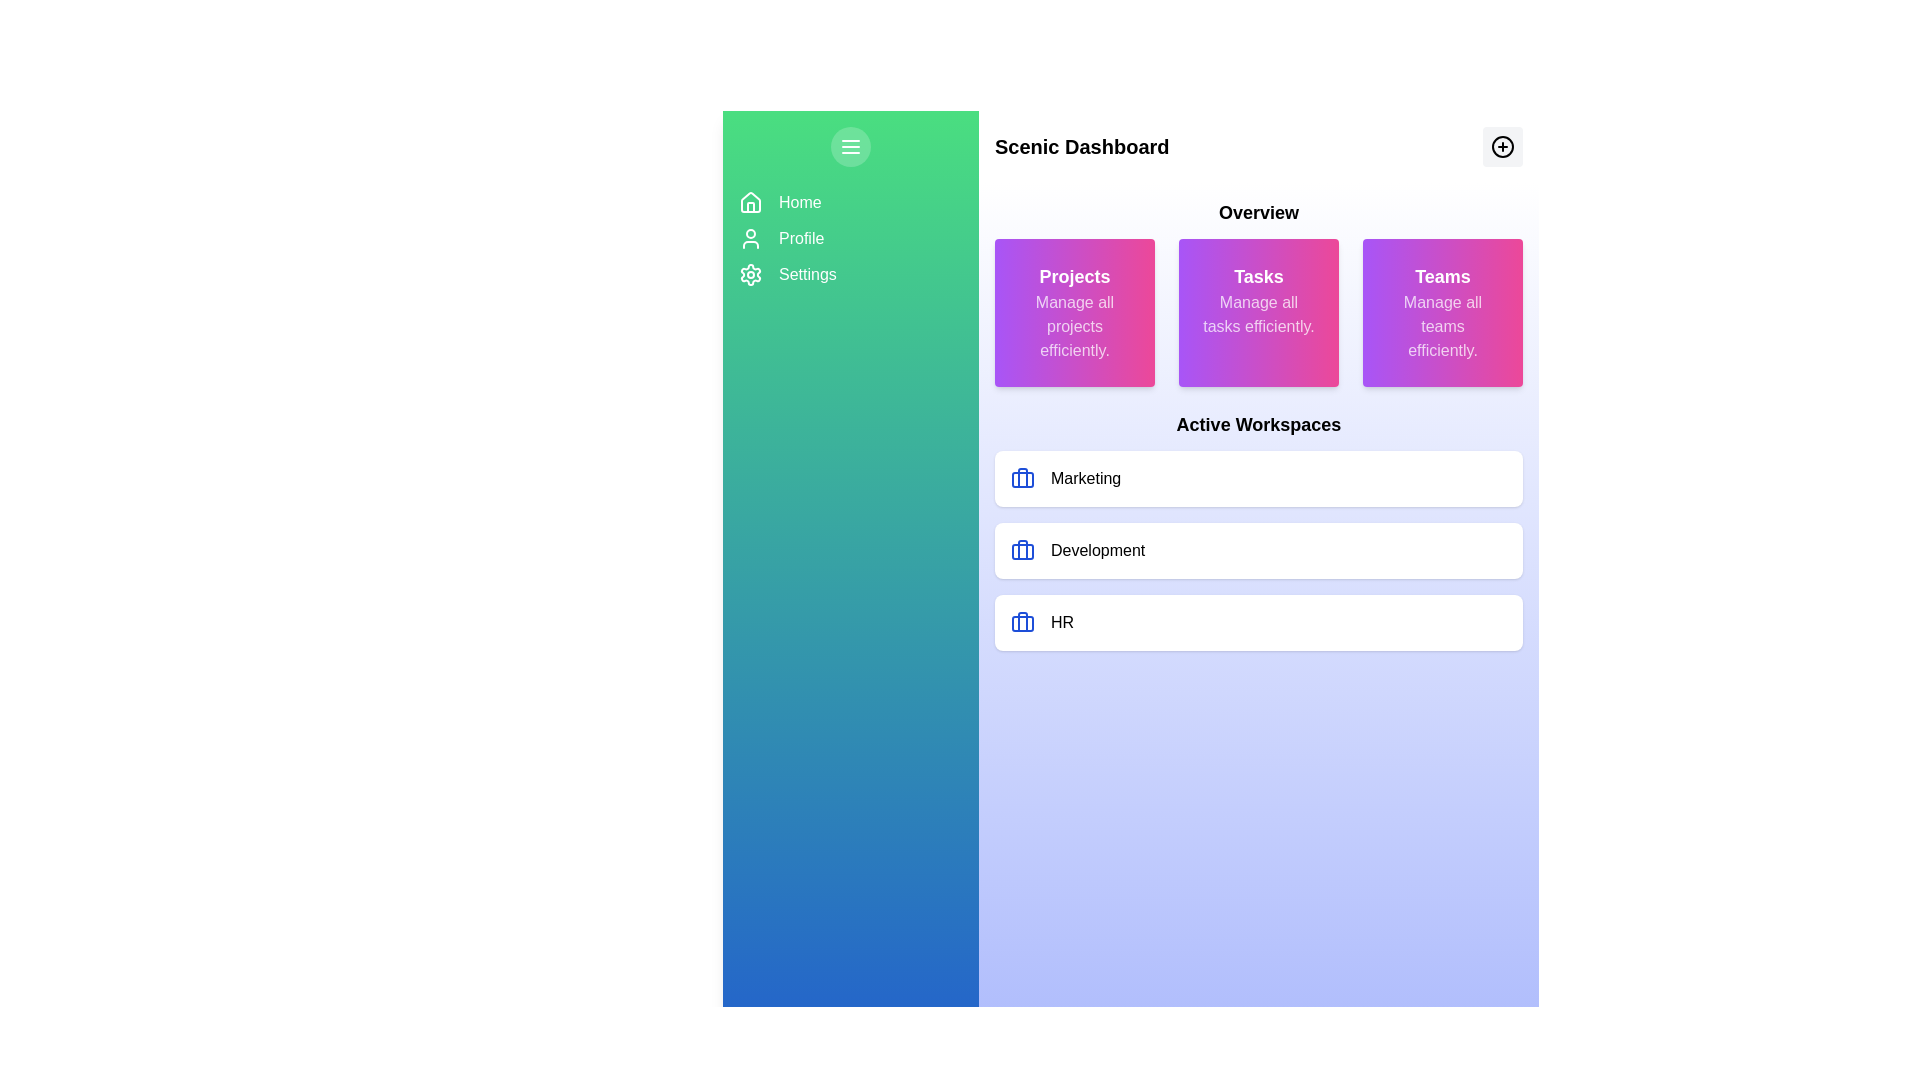  Describe the element at coordinates (1257, 551) in the screenshot. I see `the 'Development' workspace button located in the list of 'Active Workspaces' on the right side of the interface, which is positioned between the 'Marketing' and 'HR' sections` at that location.